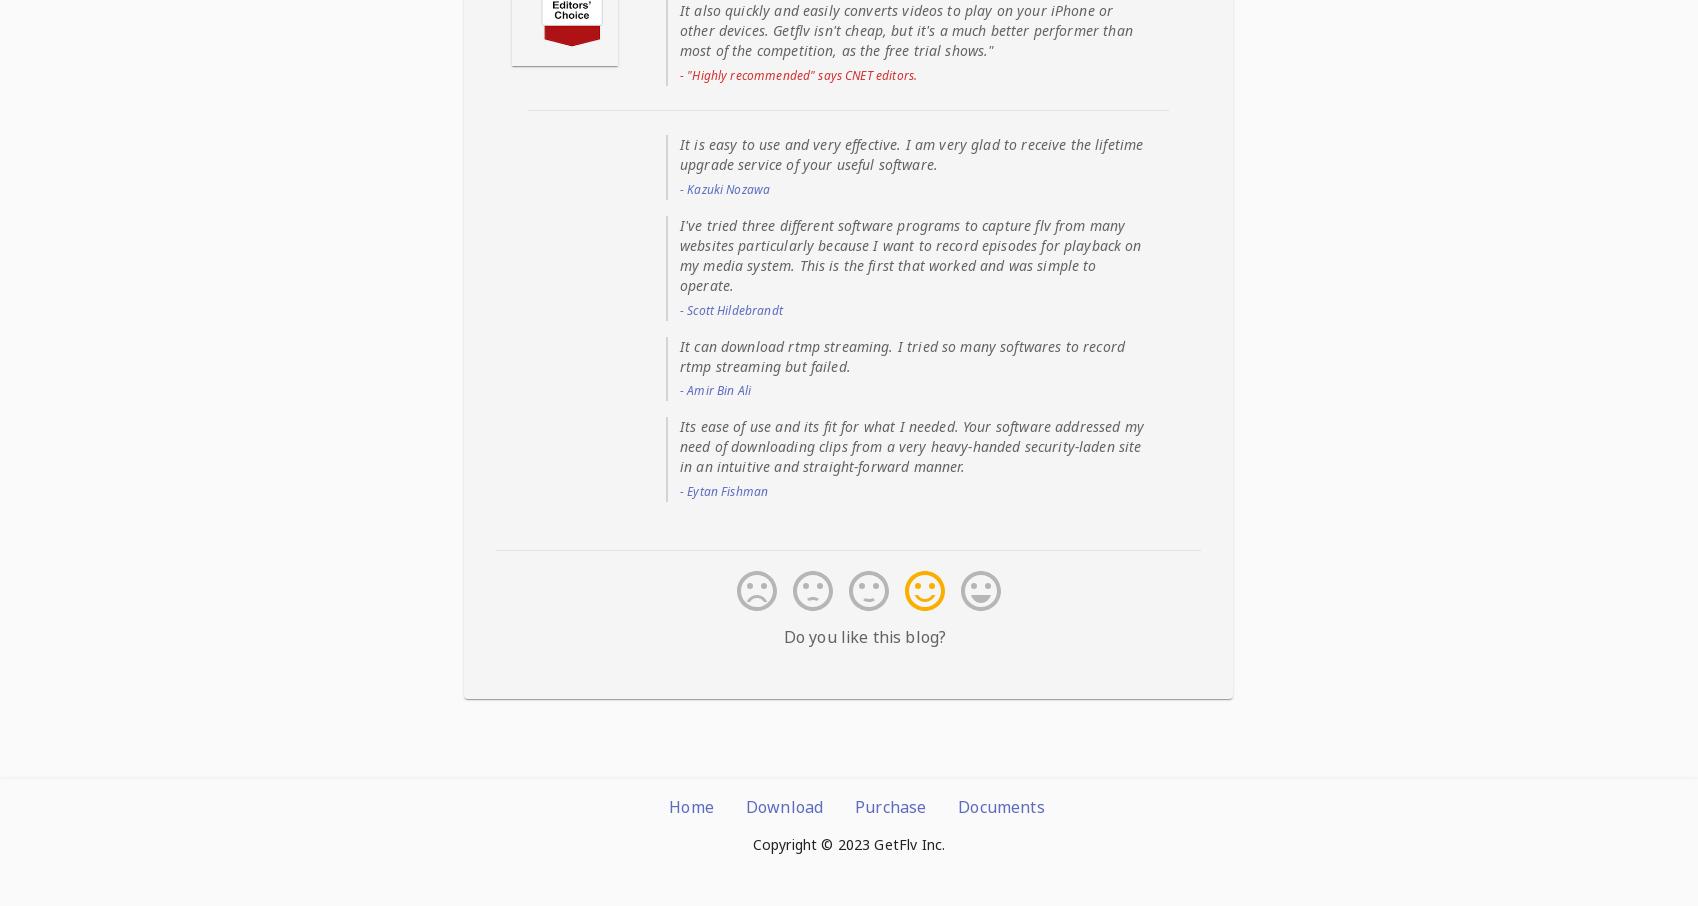  What do you see at coordinates (565, 352) in the screenshot?
I see `': A capture task will cost more than 20% of your CPU. So, The audio and video of captured videos are often out of sync if you run 3 or more capture tasks at same time.'` at bounding box center [565, 352].